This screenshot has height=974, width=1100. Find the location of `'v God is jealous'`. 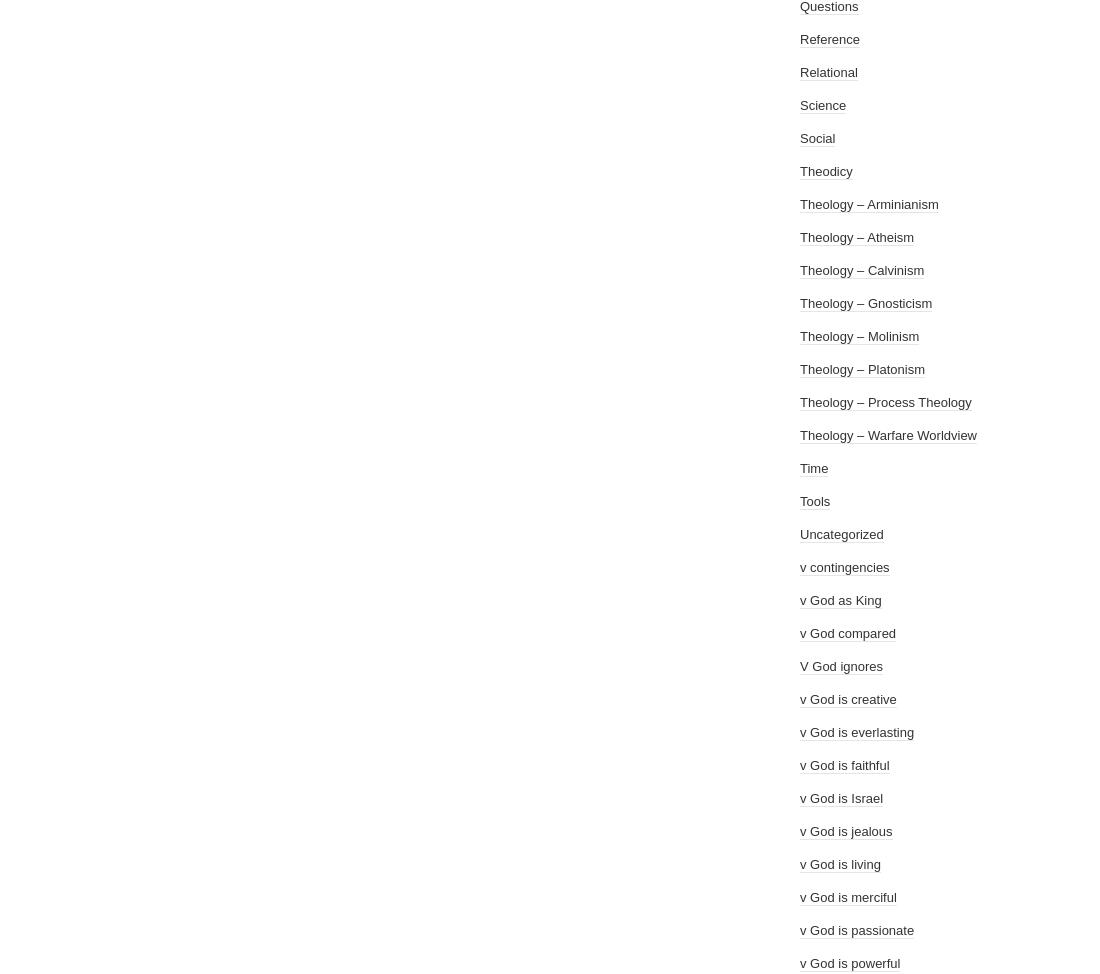

'v God is jealous' is located at coordinates (845, 831).